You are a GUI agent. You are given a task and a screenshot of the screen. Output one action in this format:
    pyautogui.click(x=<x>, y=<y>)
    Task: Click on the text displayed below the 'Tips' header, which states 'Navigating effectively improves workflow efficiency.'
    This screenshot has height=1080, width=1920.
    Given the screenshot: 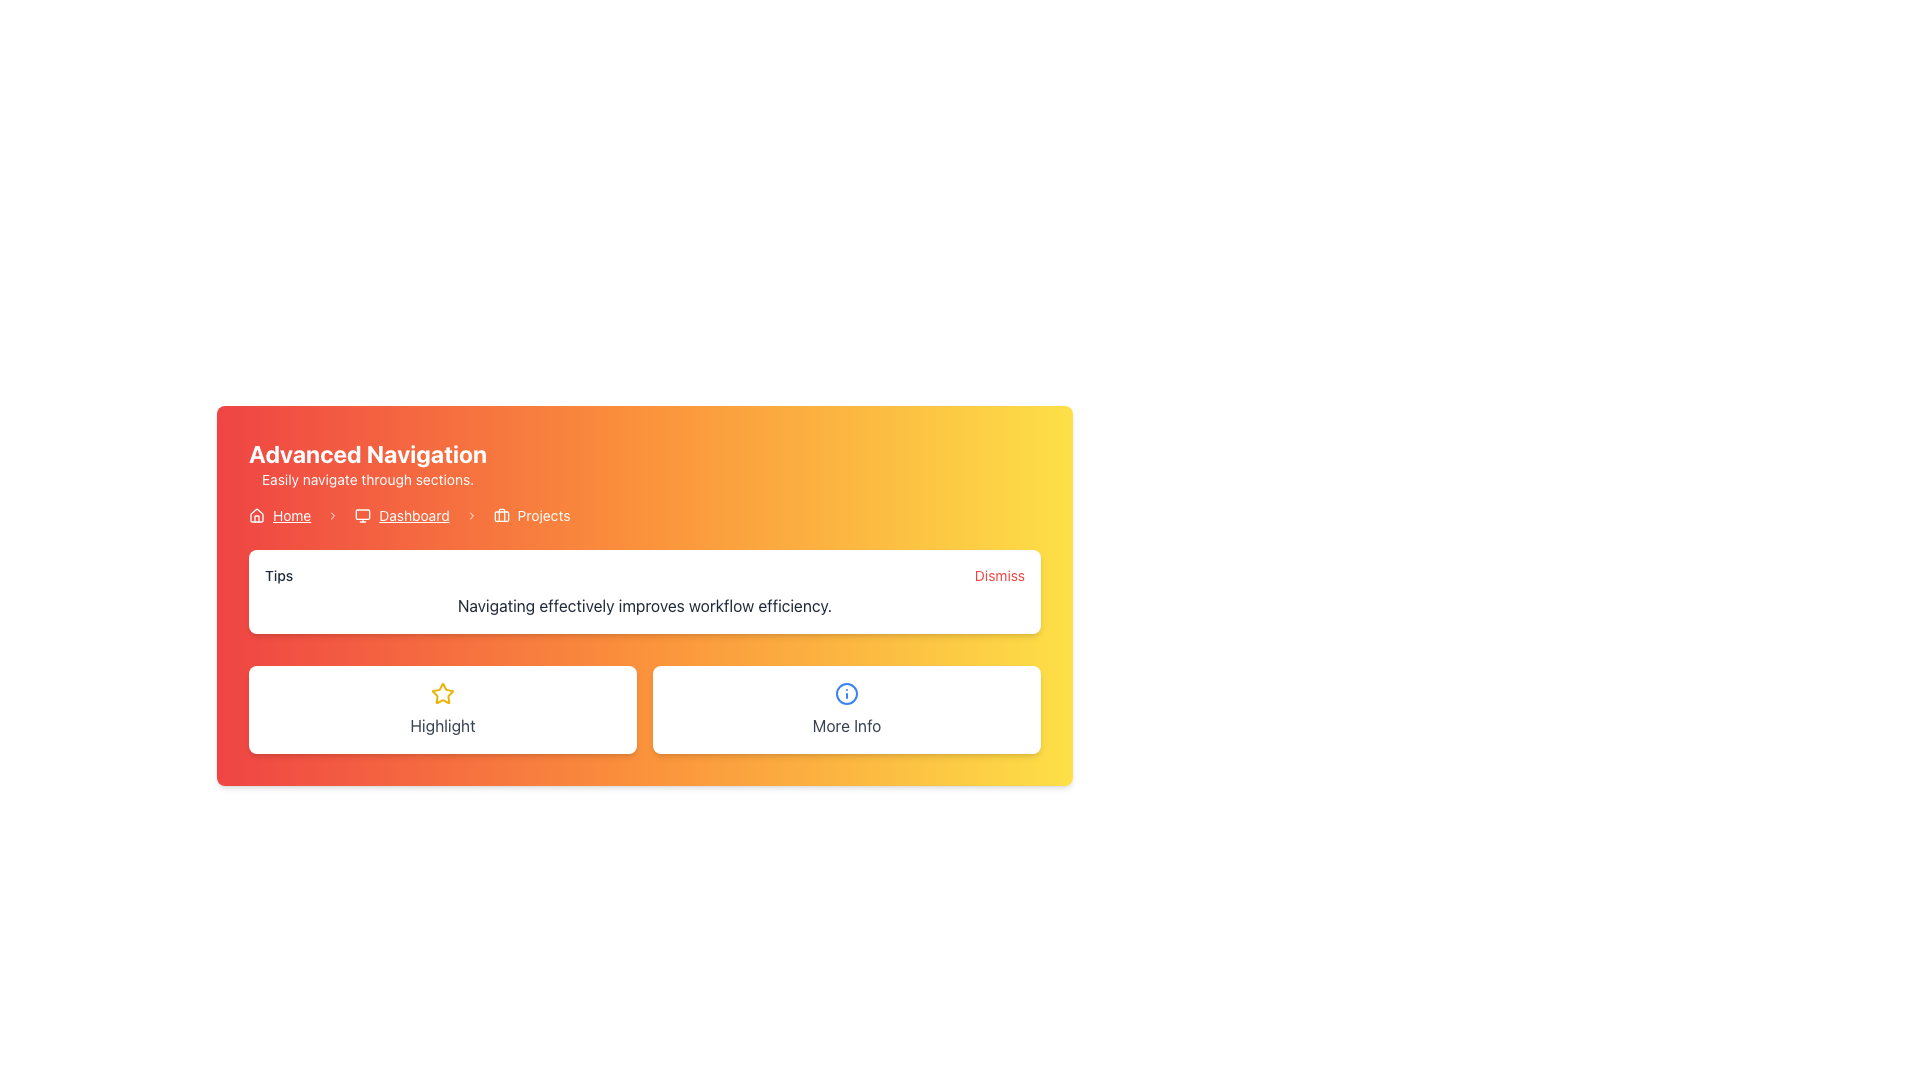 What is the action you would take?
    pyautogui.click(x=644, y=604)
    